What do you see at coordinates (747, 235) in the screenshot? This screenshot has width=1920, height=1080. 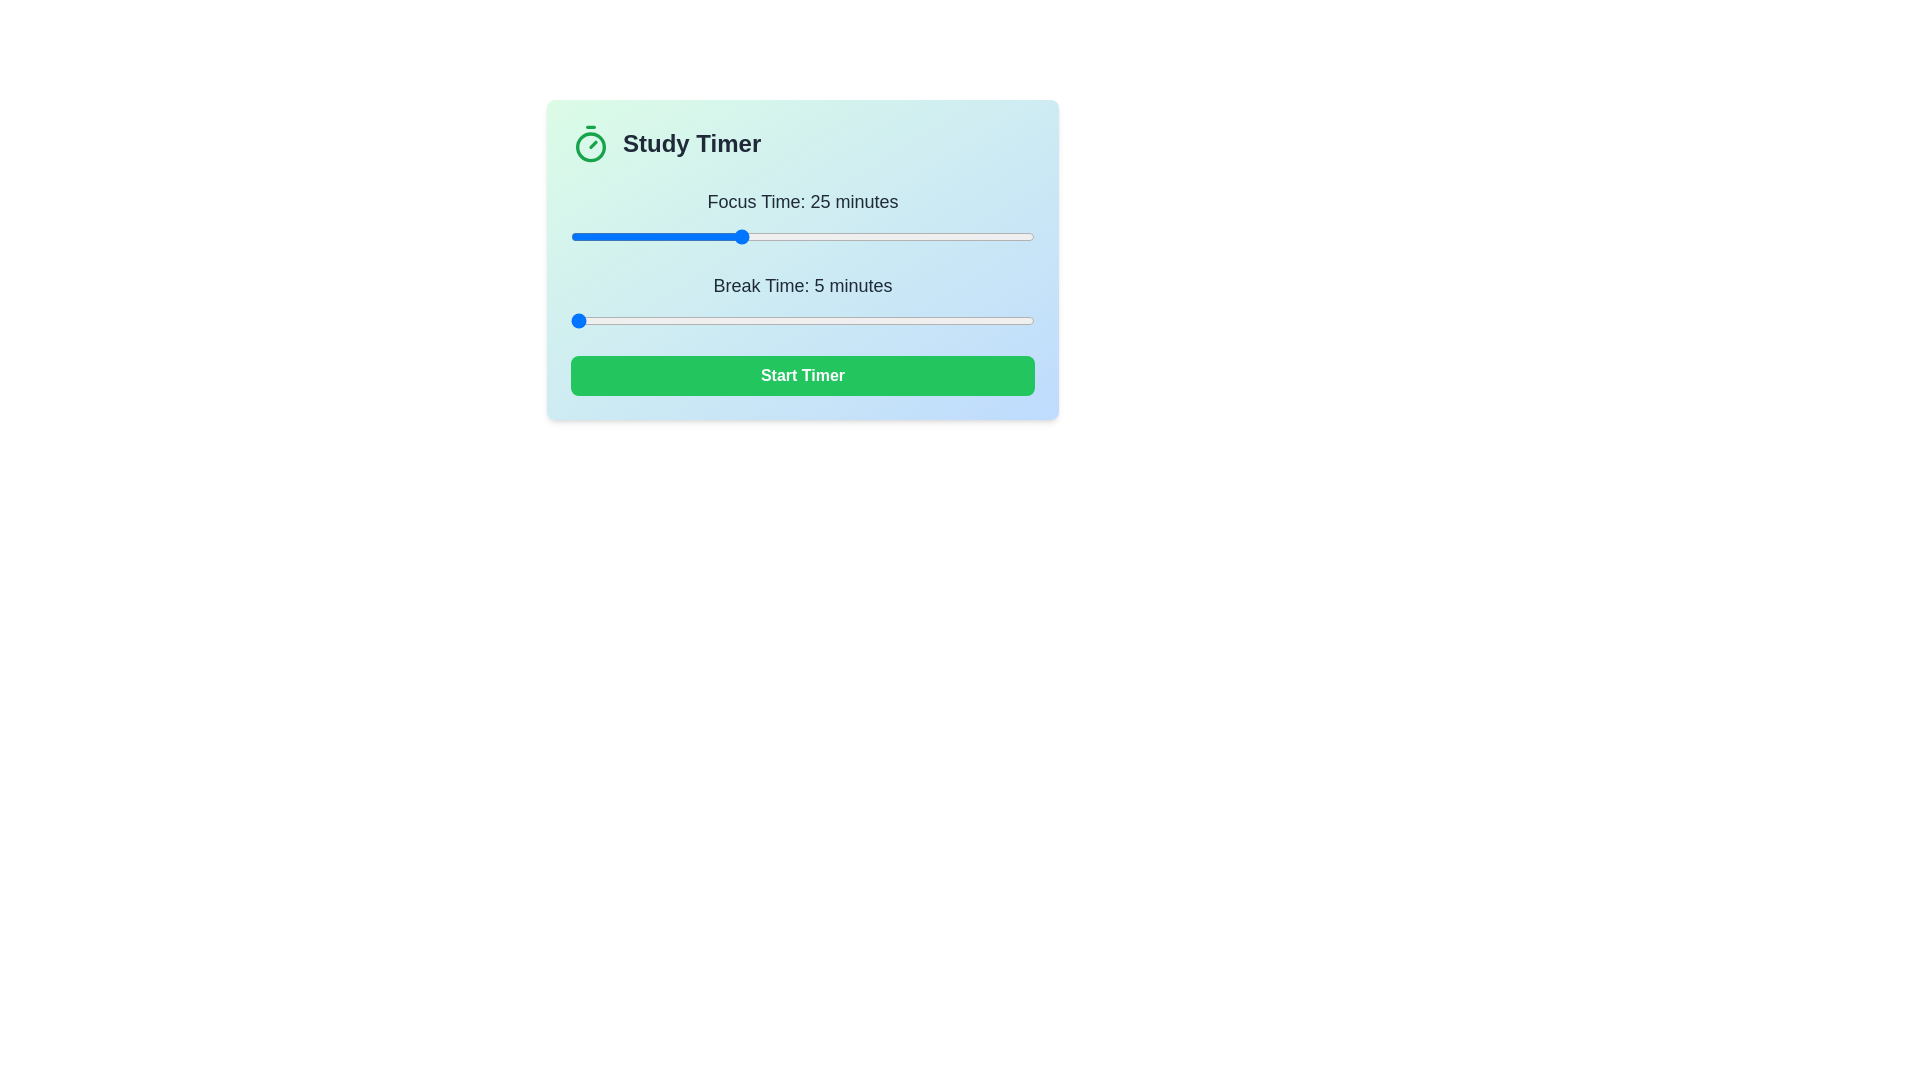 I see `the focus time slider to set the duration to 26 minutes` at bounding box center [747, 235].